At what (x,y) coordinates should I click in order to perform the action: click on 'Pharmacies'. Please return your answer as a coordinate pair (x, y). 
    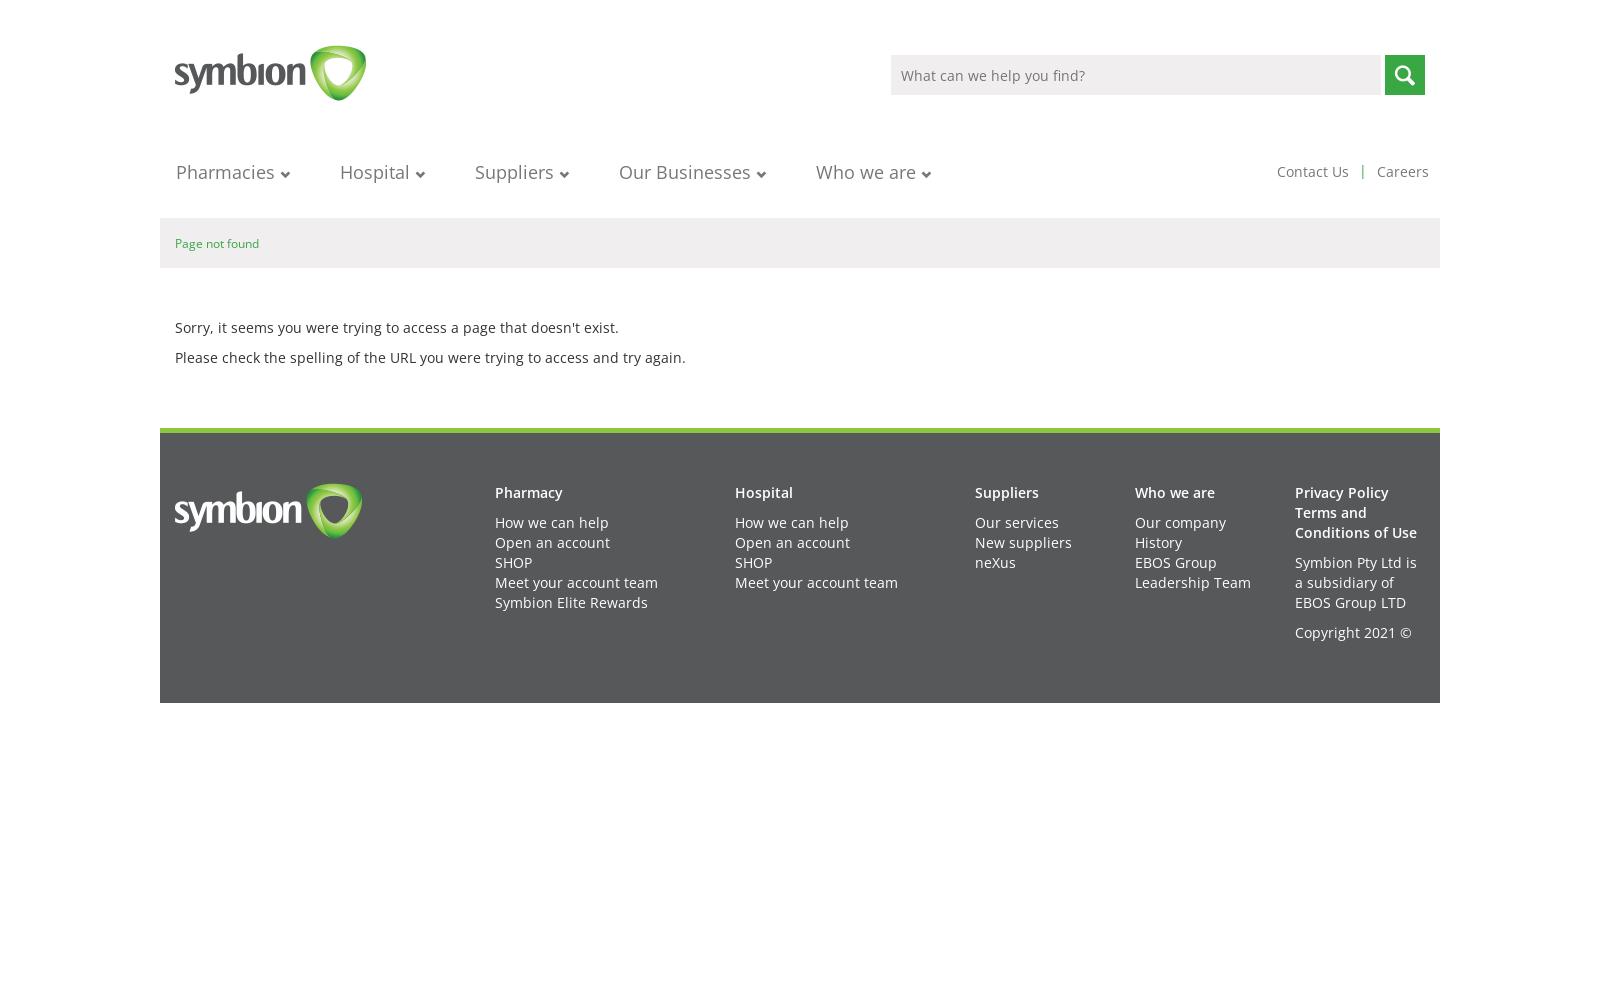
    Looking at the image, I should click on (175, 172).